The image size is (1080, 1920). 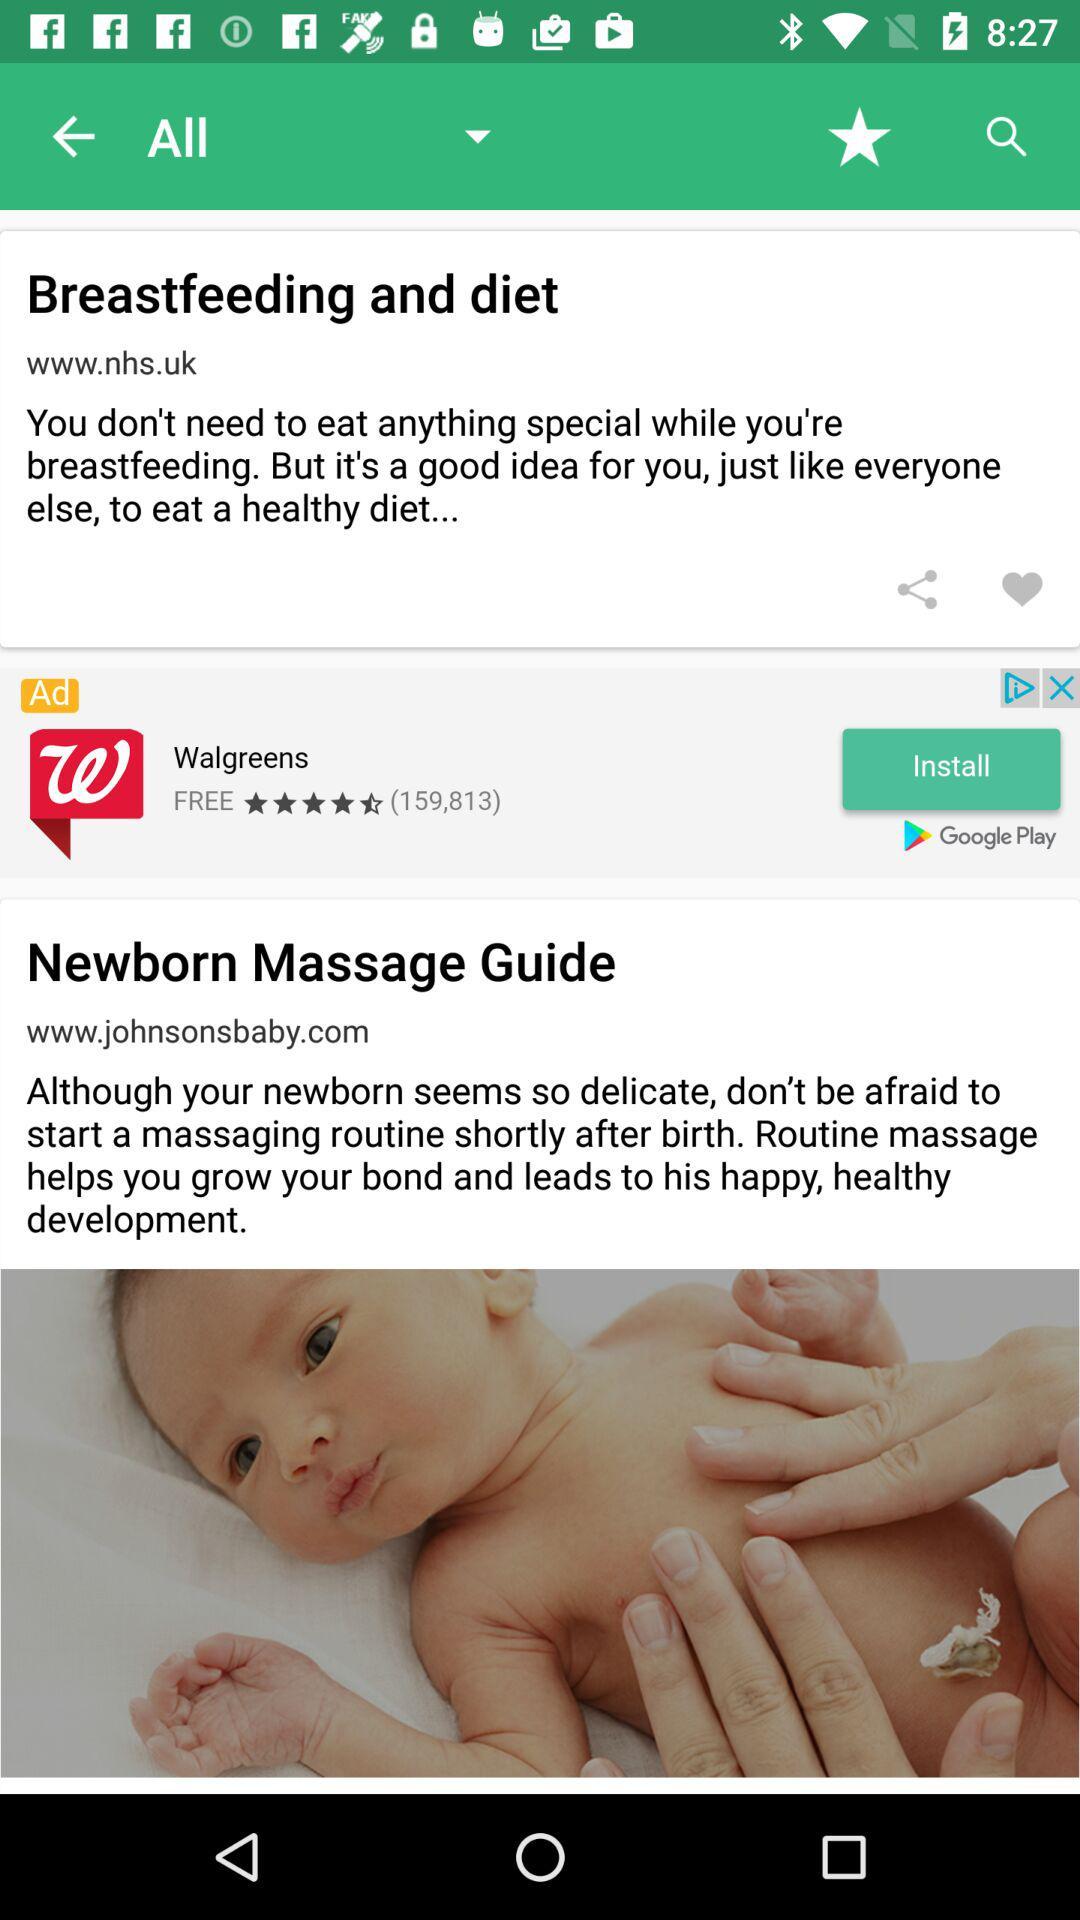 What do you see at coordinates (917, 588) in the screenshot?
I see `share option` at bounding box center [917, 588].